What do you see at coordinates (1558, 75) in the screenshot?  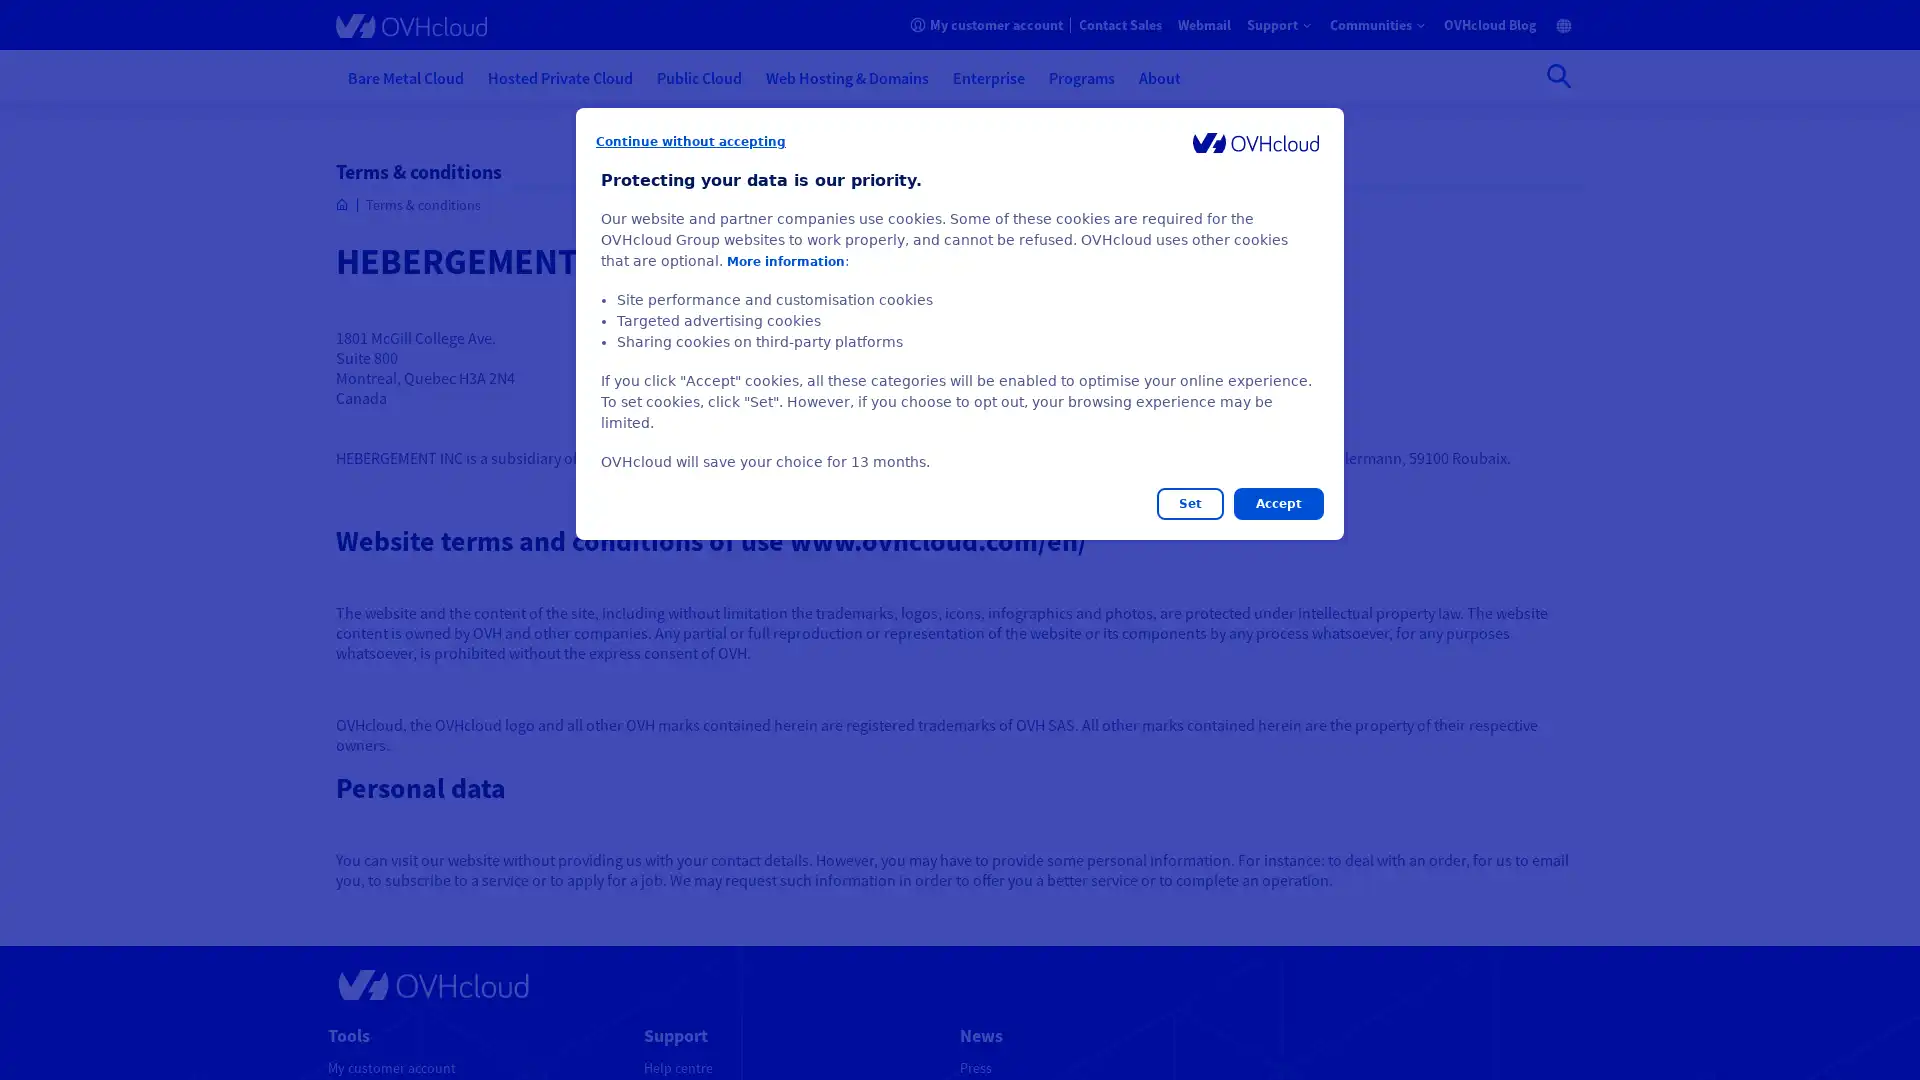 I see `Open search bar` at bounding box center [1558, 75].